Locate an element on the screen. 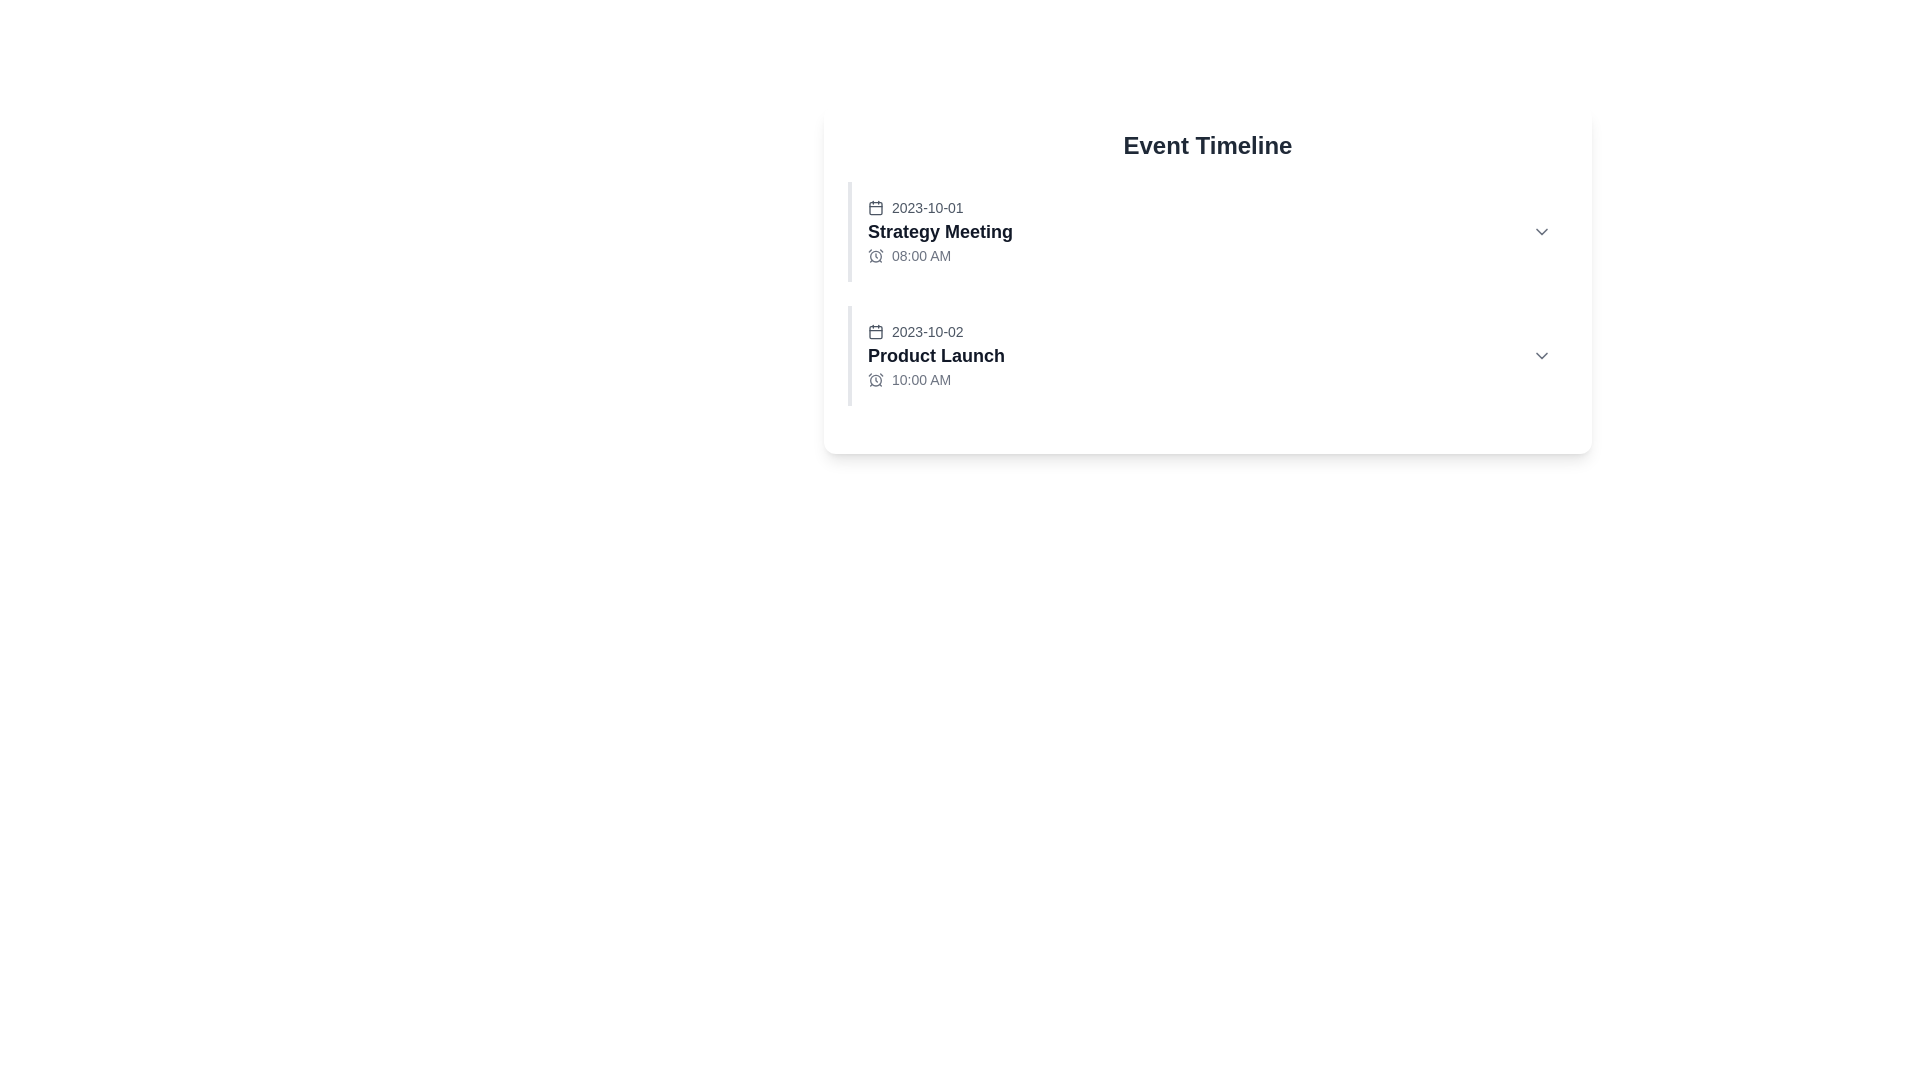 The width and height of the screenshot is (1920, 1080). the date icon that marks the event date '2023-10-02' in the 'Event Timeline' section is located at coordinates (875, 330).